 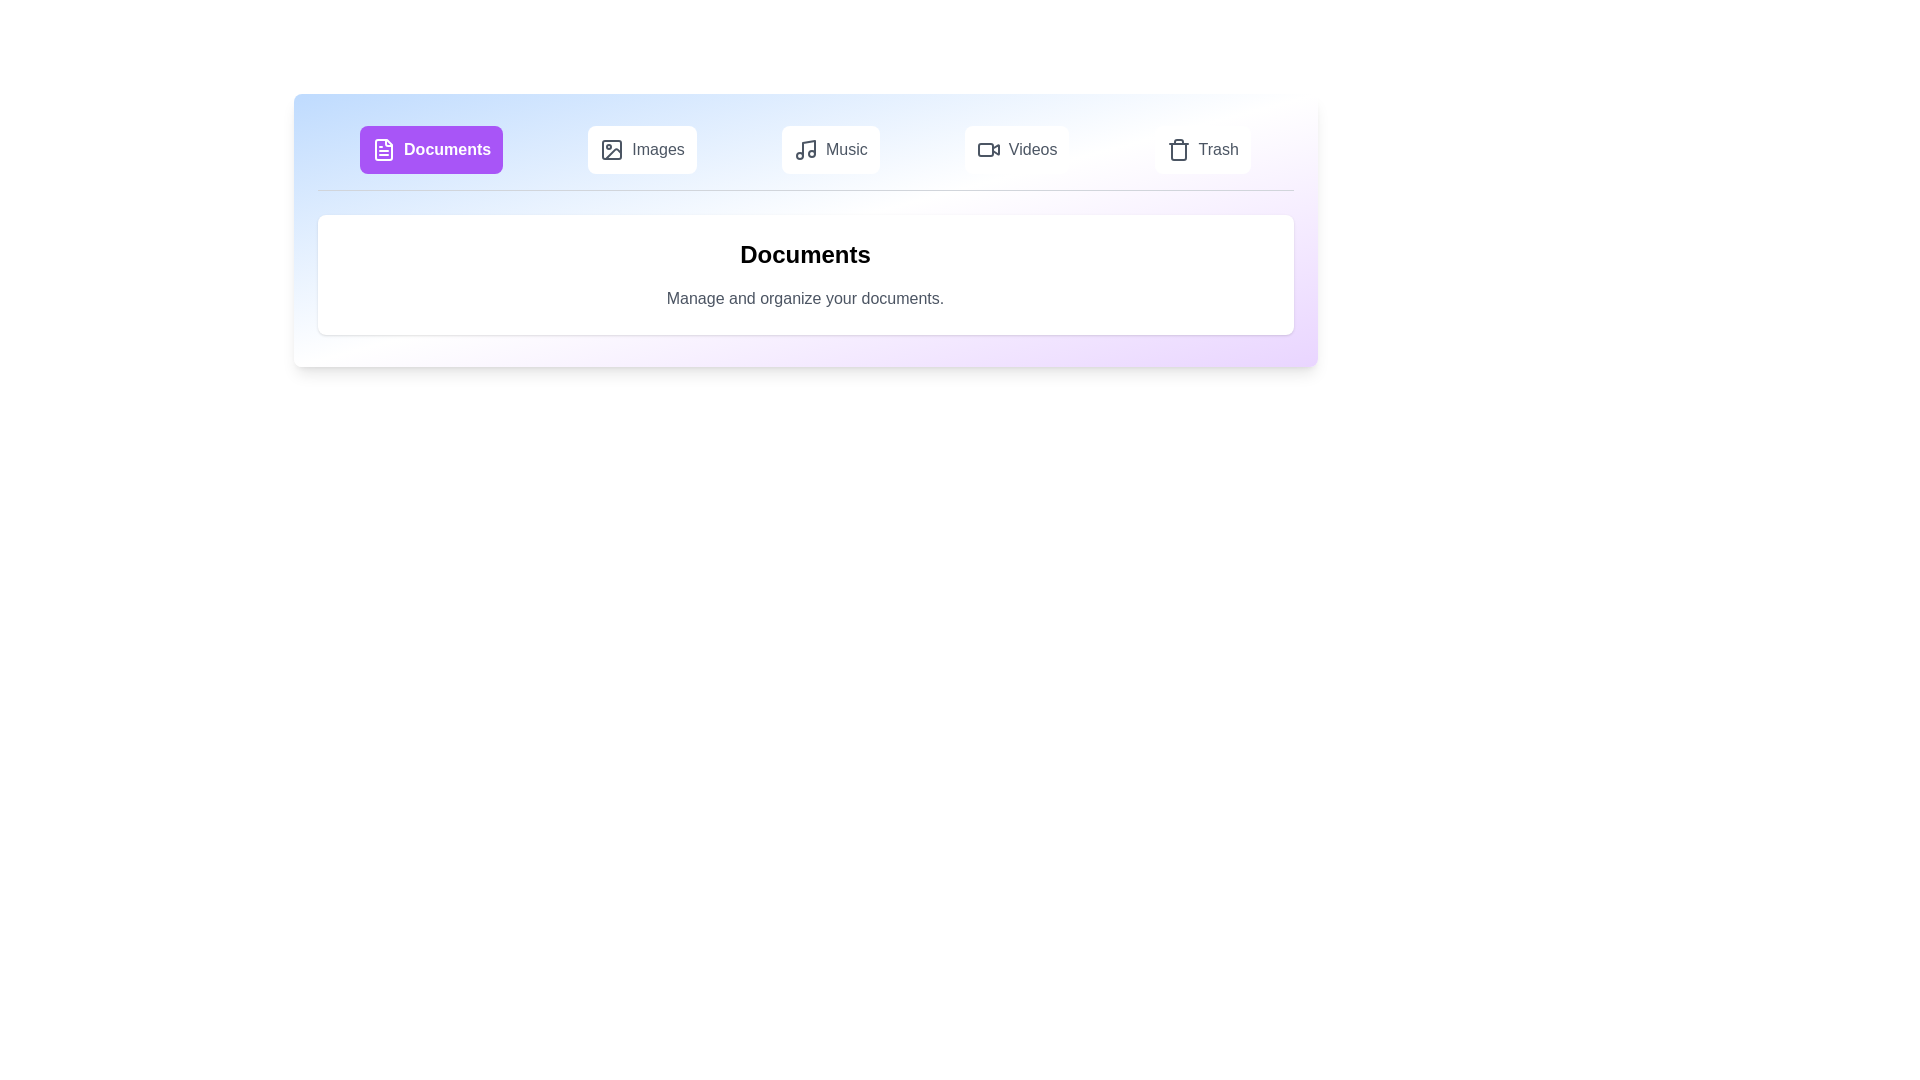 I want to click on the Trash tab to view its contents, so click(x=1201, y=149).